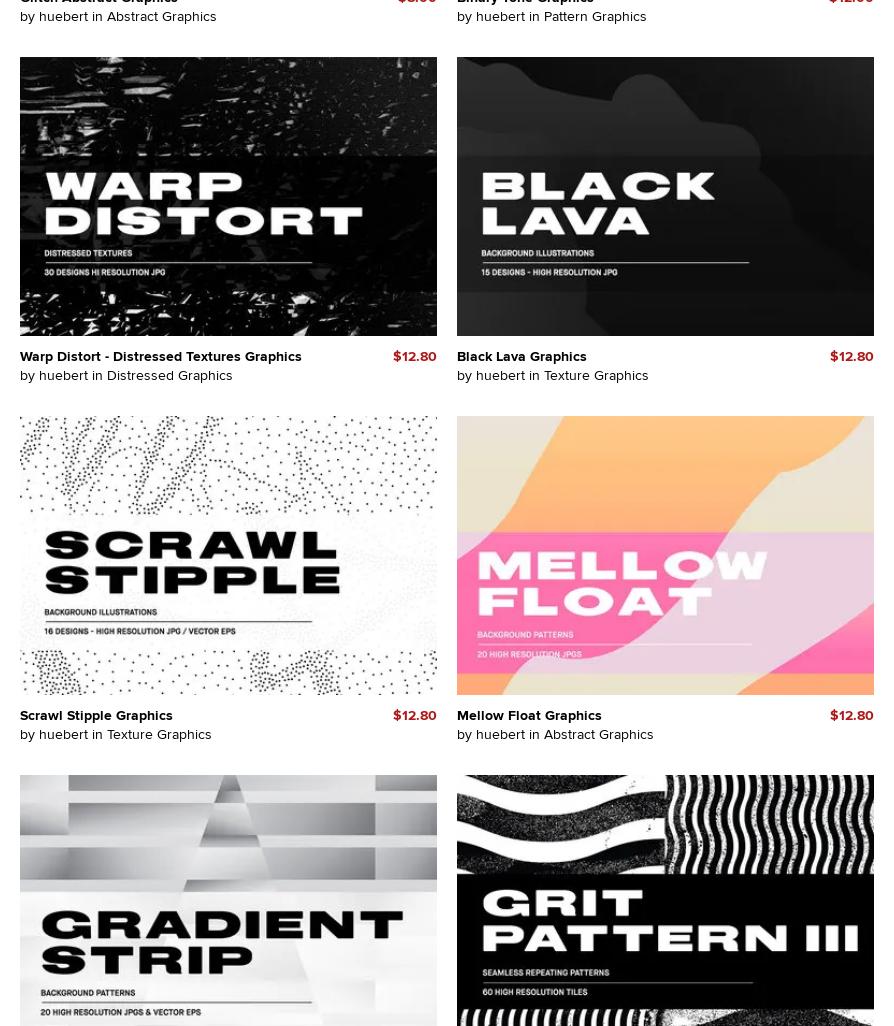 The height and width of the screenshot is (1026, 894). I want to click on 'Warp Distort - Distressed Textures  Graphics', so click(161, 355).